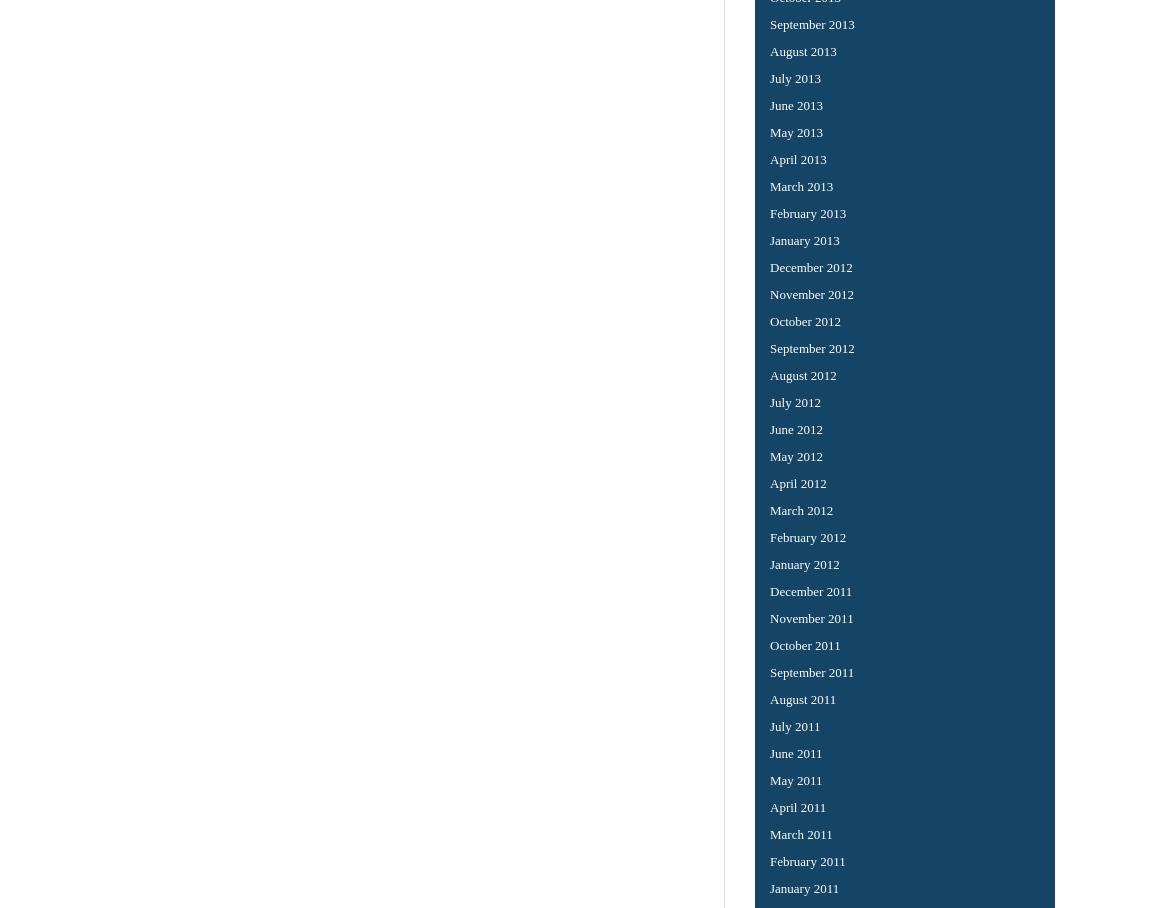  Describe the element at coordinates (795, 428) in the screenshot. I see `'June 2012'` at that location.